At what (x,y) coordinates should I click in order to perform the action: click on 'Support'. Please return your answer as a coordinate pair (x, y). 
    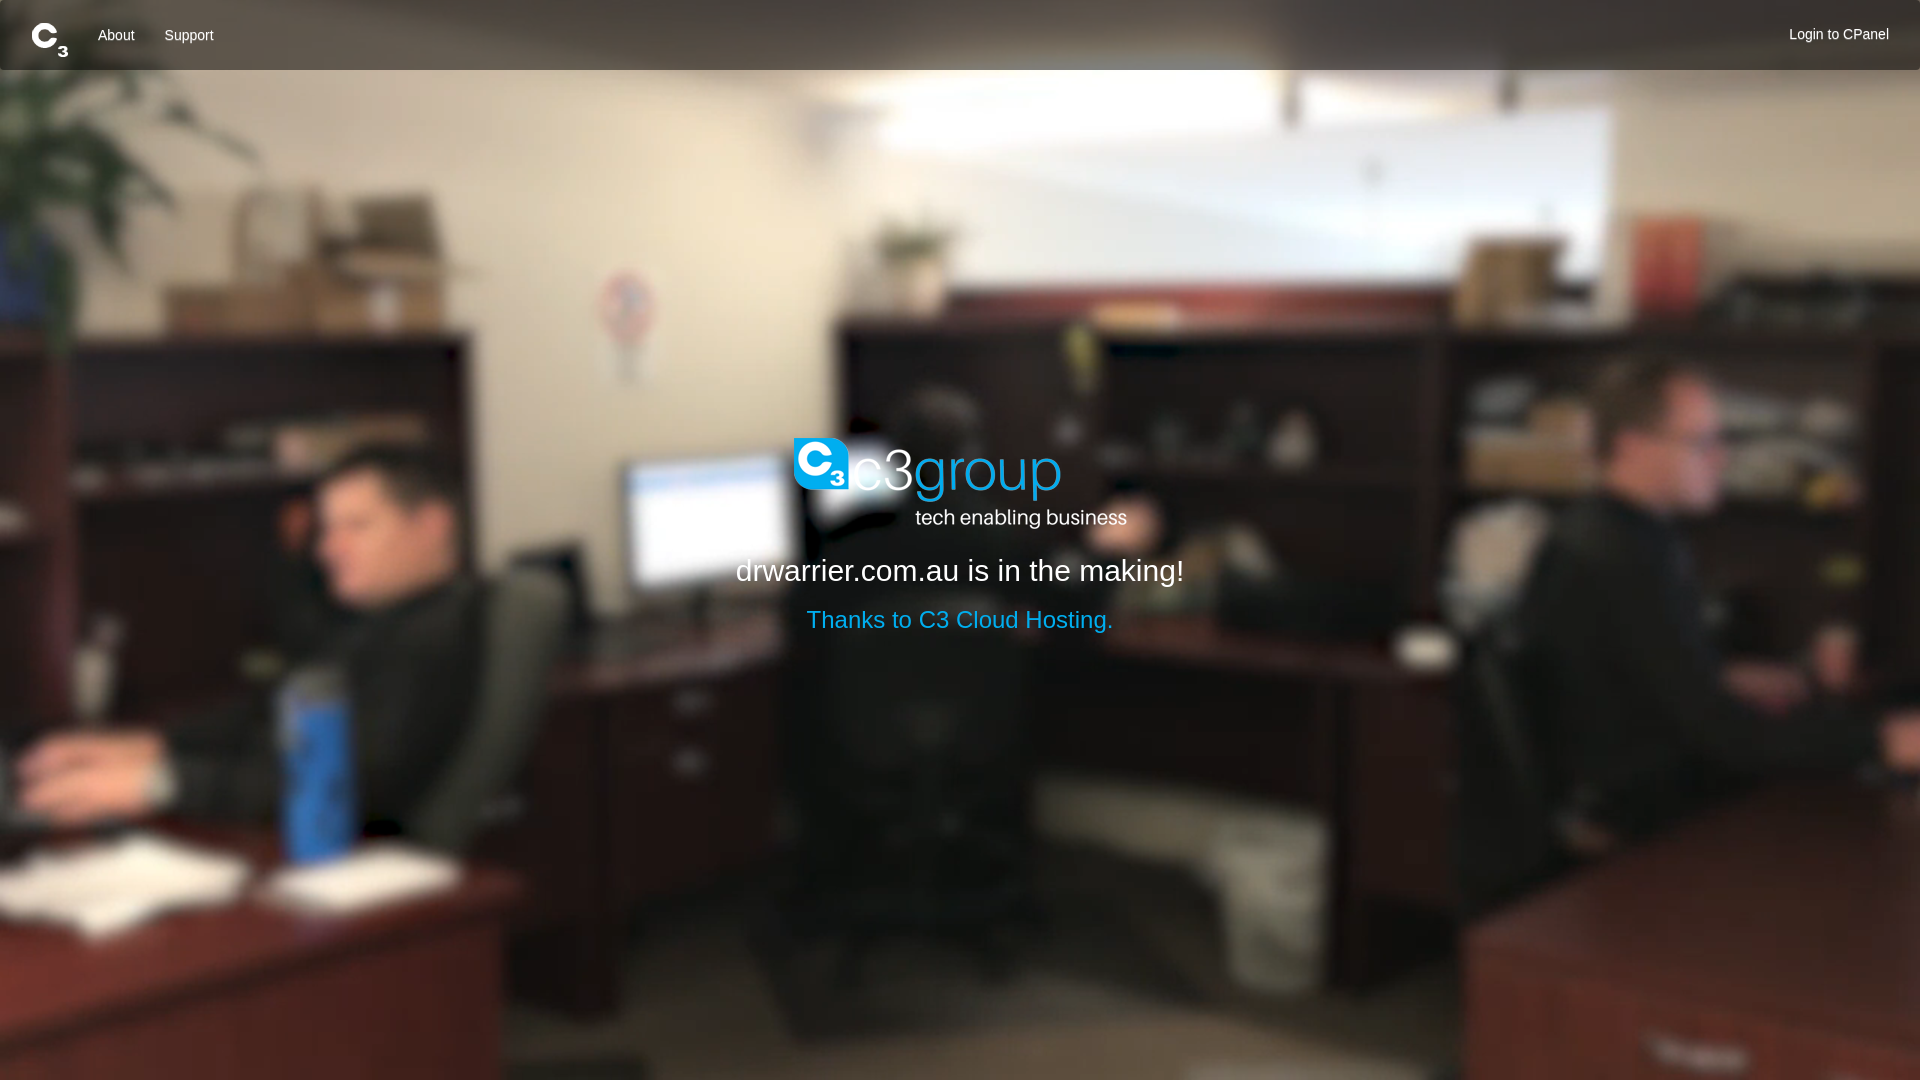
    Looking at the image, I should click on (189, 34).